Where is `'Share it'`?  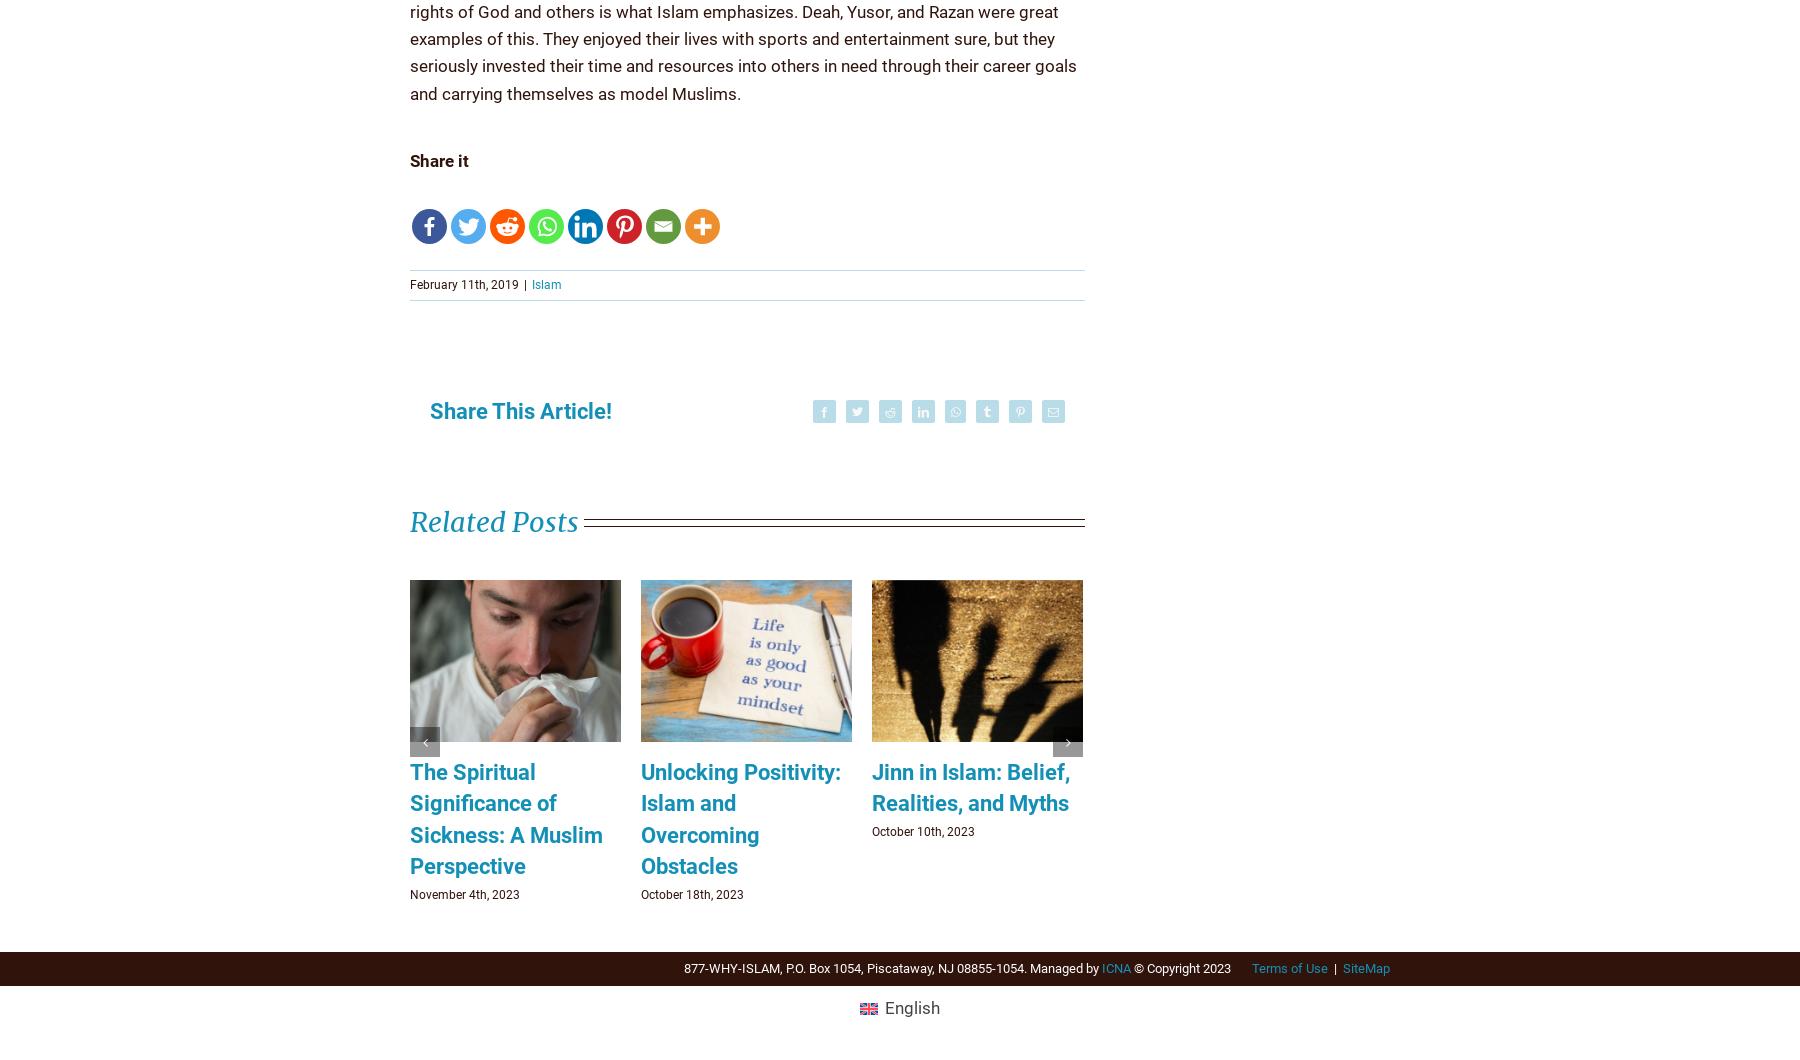 'Share it' is located at coordinates (410, 158).